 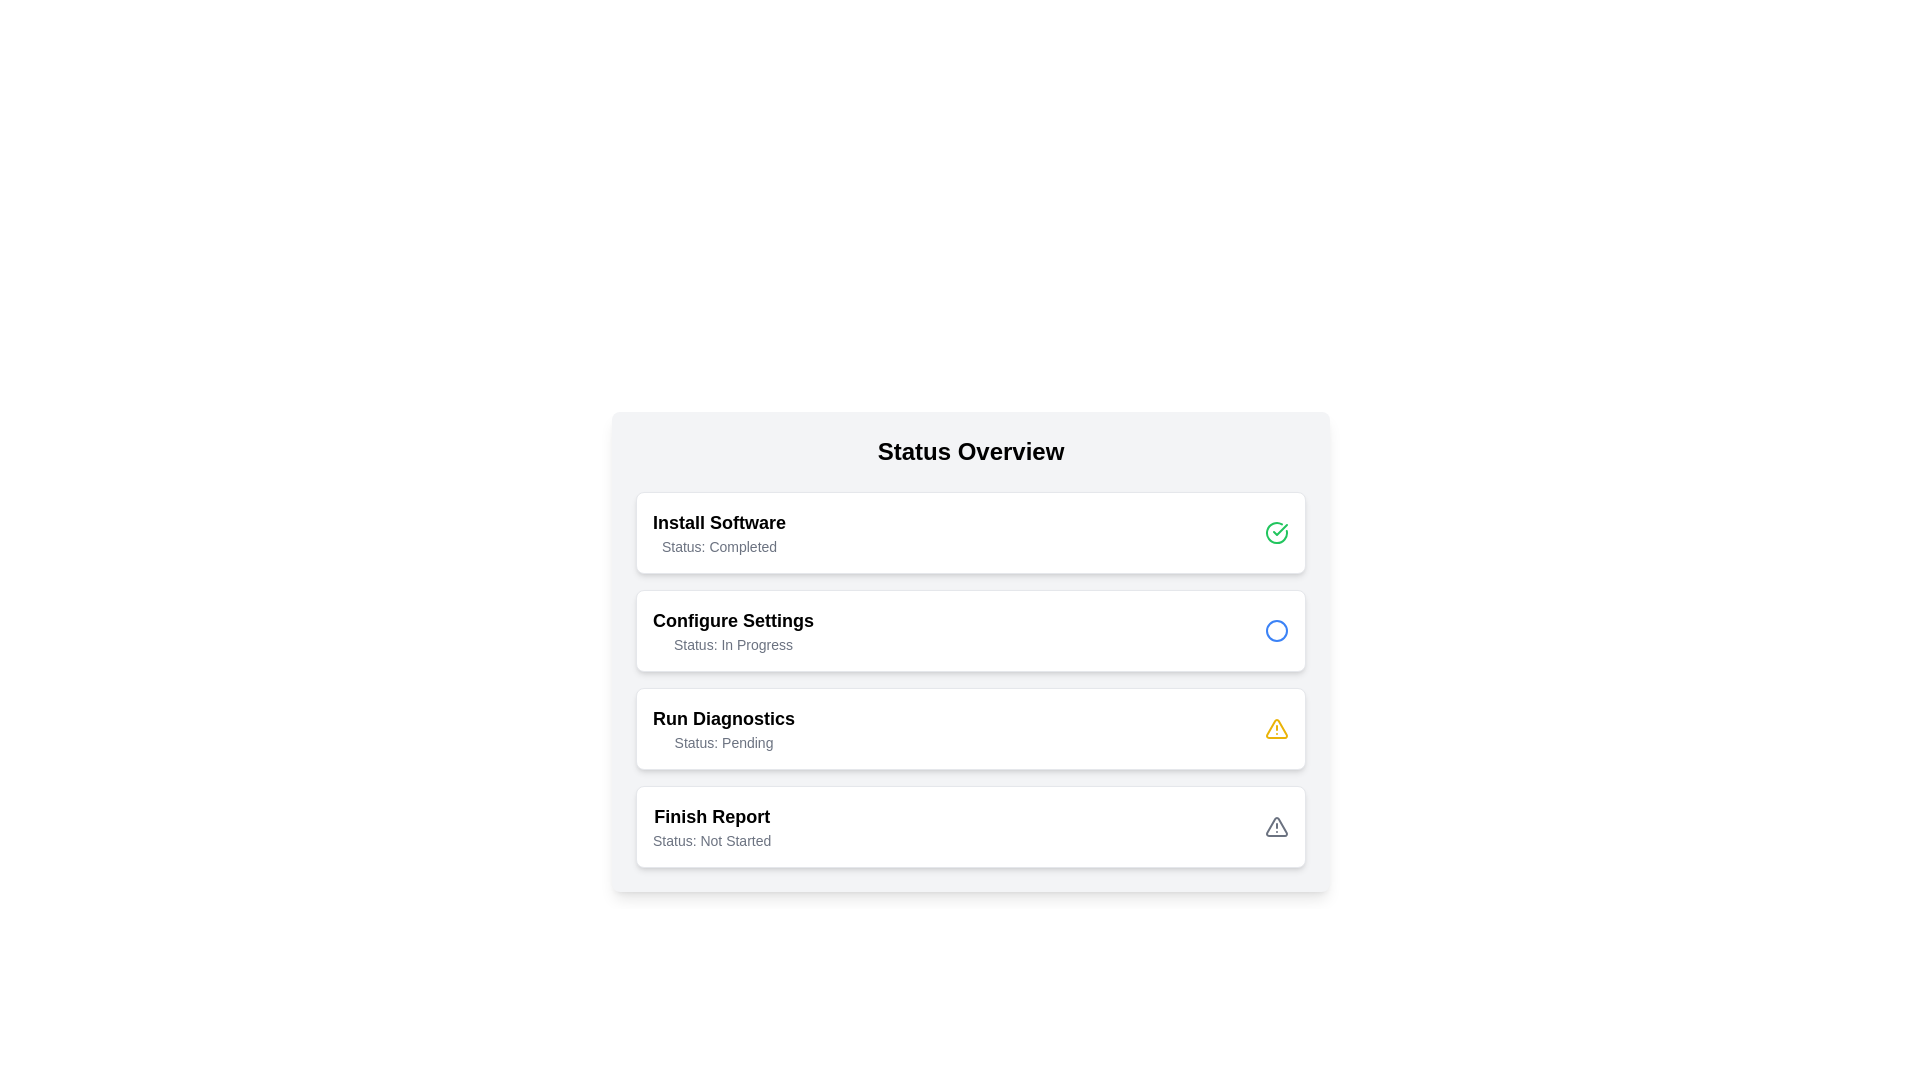 What do you see at coordinates (712, 817) in the screenshot?
I see `the text label displaying 'Finish Report' which is bold and prominent at the bottom of the list` at bounding box center [712, 817].